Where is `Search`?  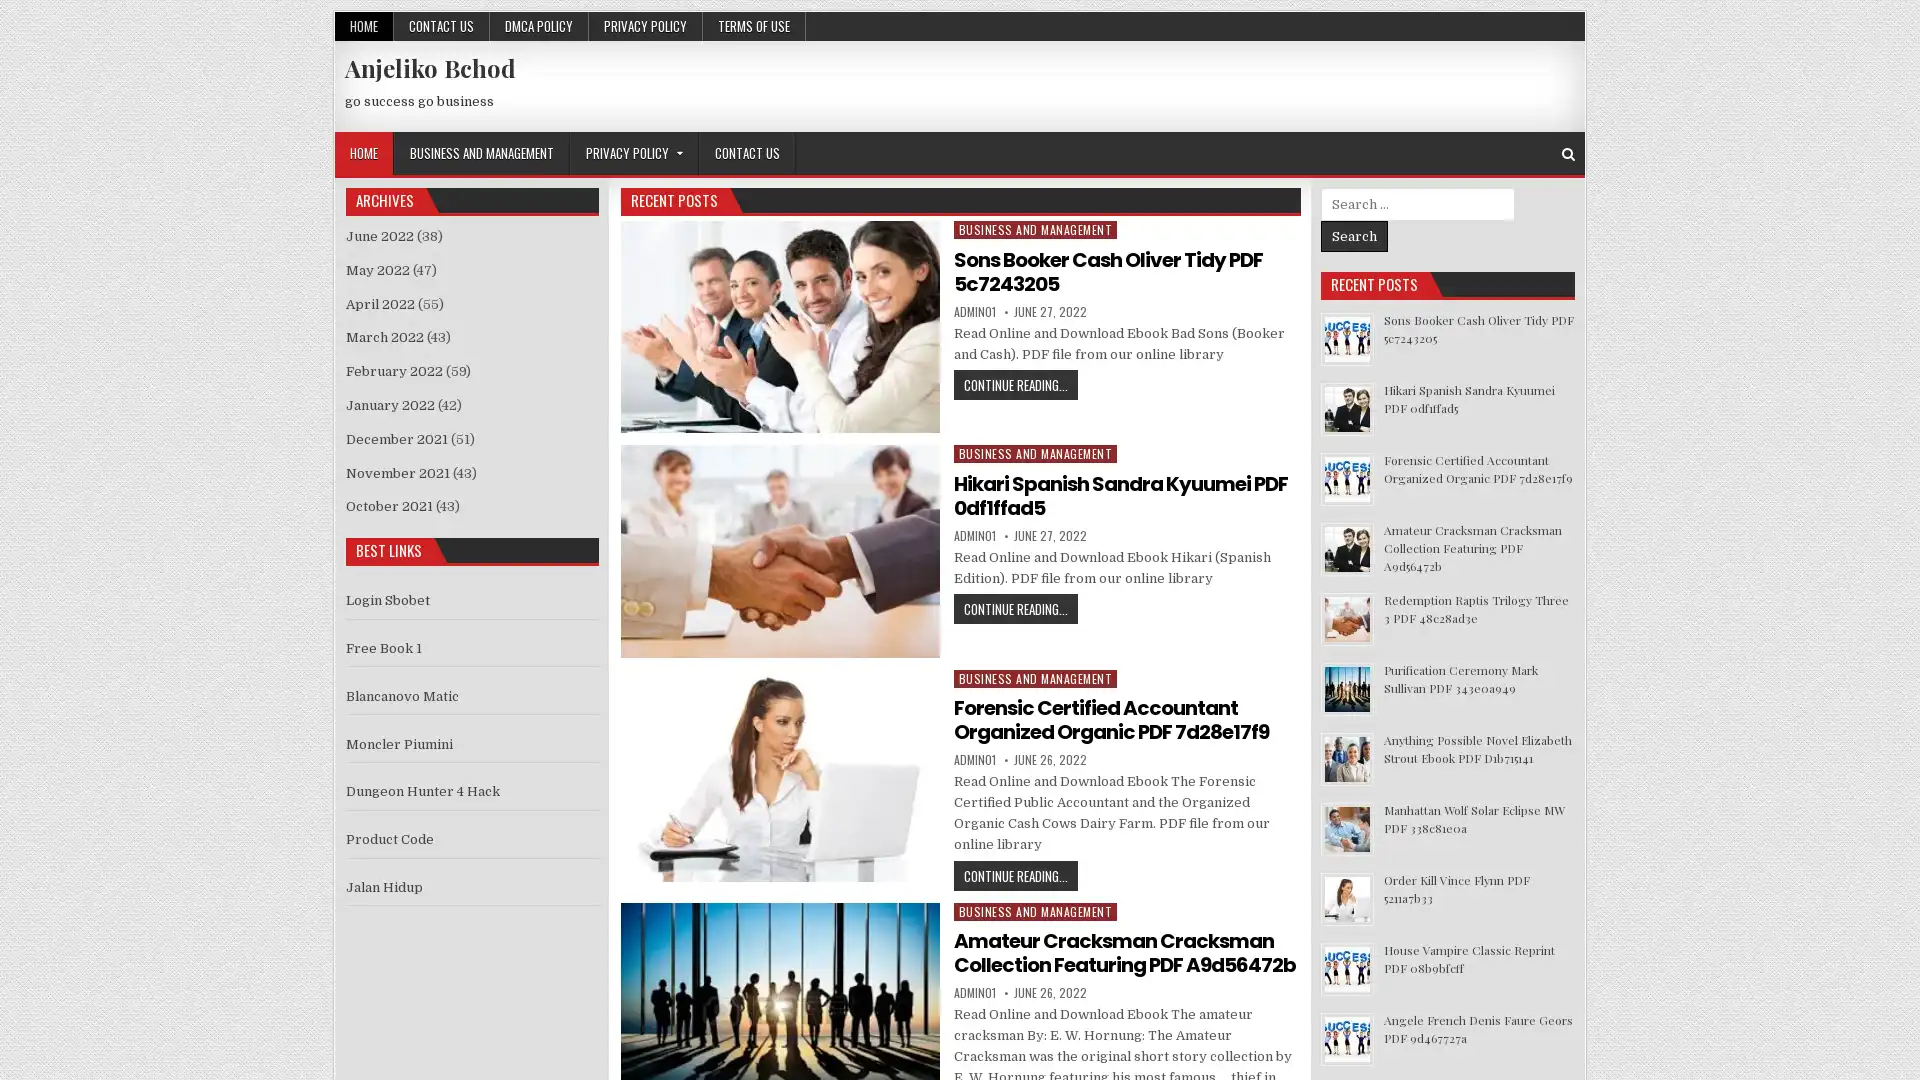 Search is located at coordinates (1354, 235).